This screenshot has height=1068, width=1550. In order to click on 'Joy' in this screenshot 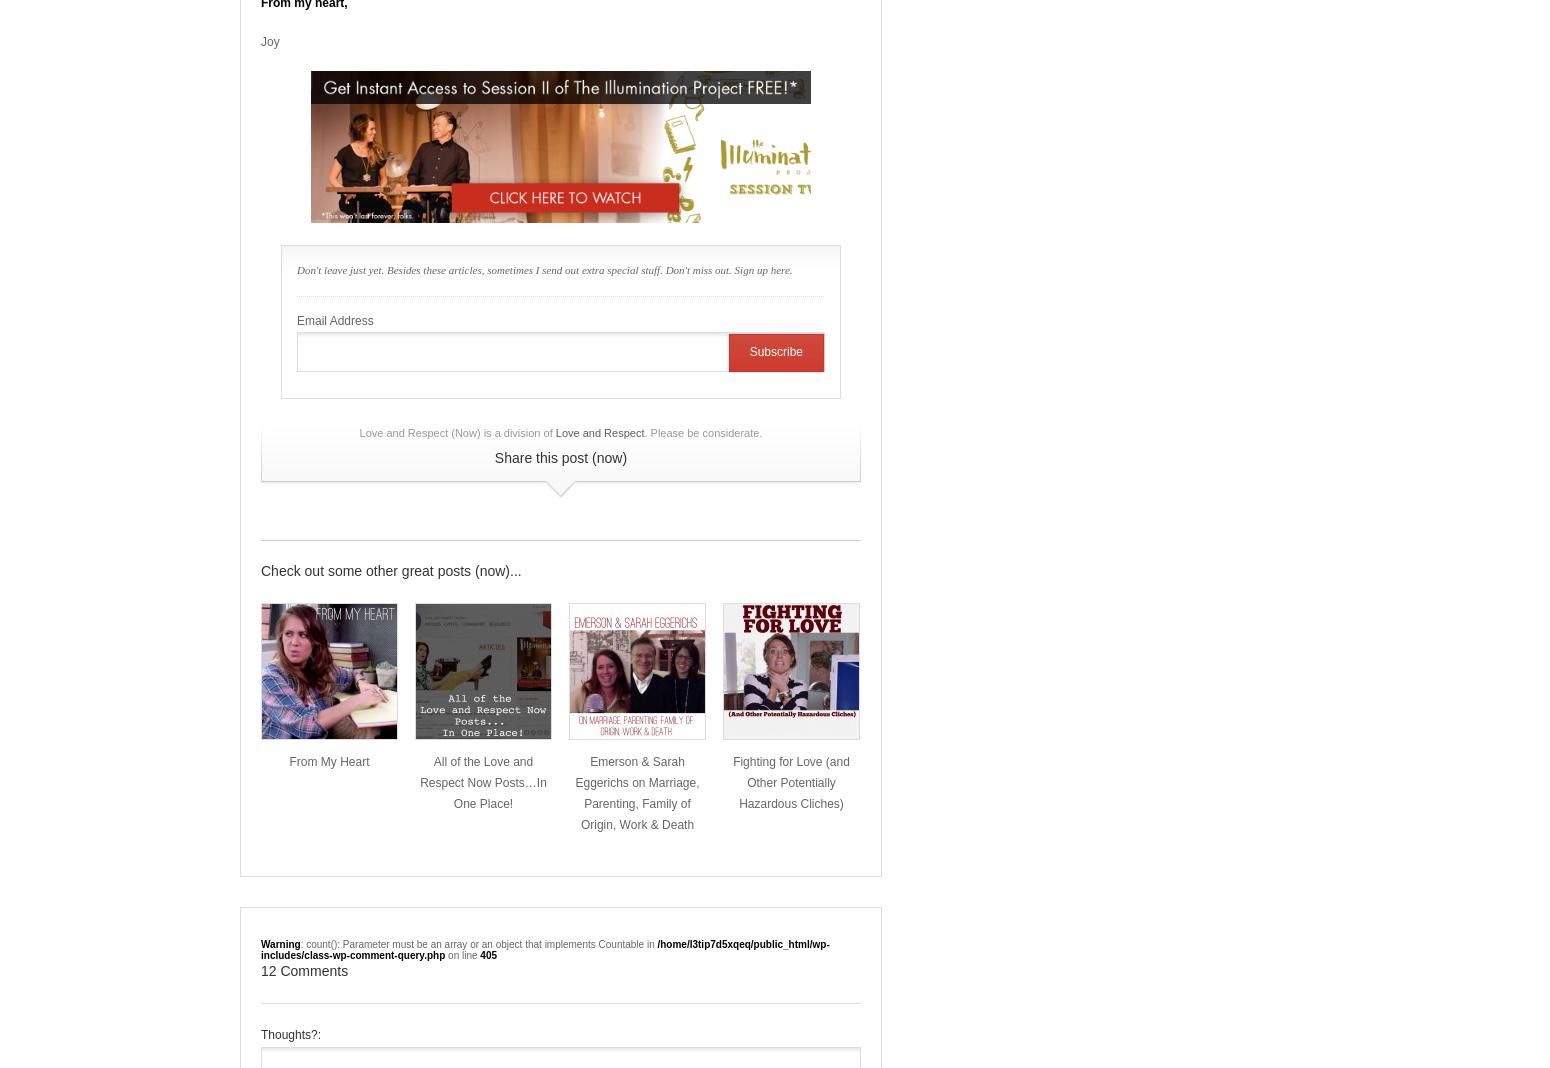, I will do `click(270, 40)`.